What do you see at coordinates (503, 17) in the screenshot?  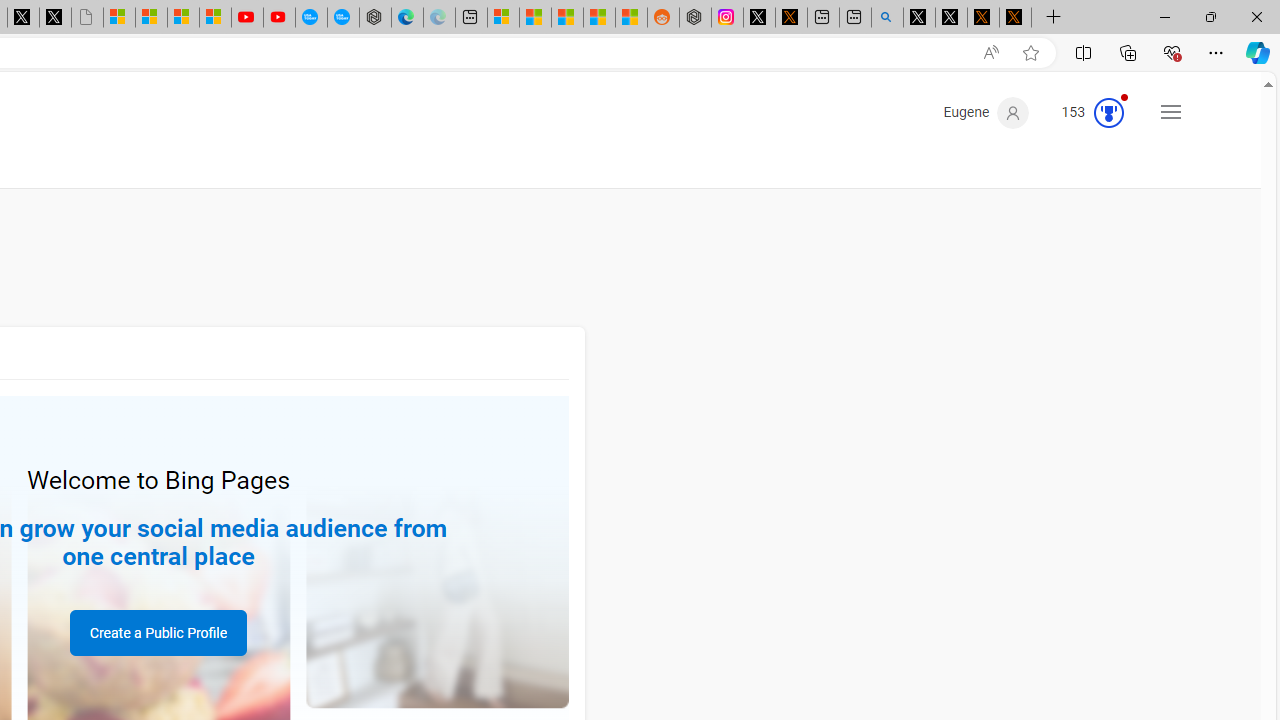 I see `'Microsoft account | Microsoft Account Privacy Settings'` at bounding box center [503, 17].